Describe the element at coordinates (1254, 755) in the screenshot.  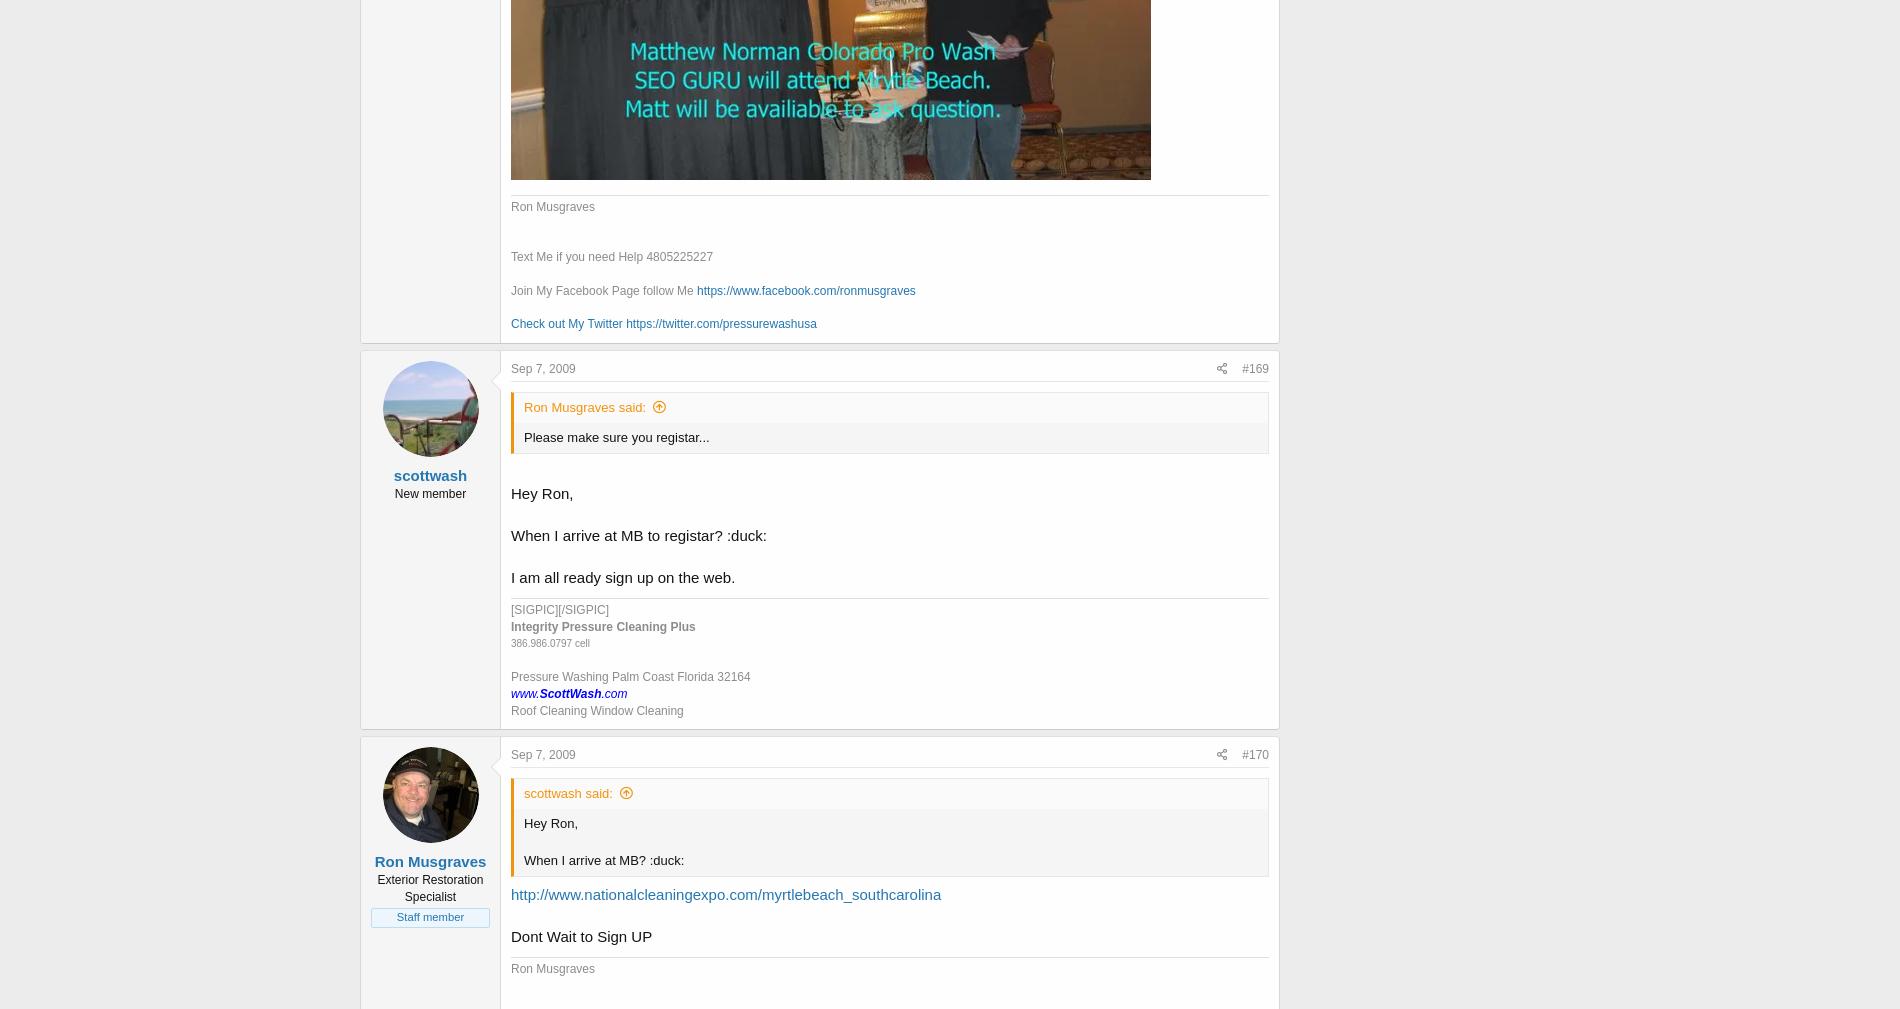
I see `'#170'` at that location.